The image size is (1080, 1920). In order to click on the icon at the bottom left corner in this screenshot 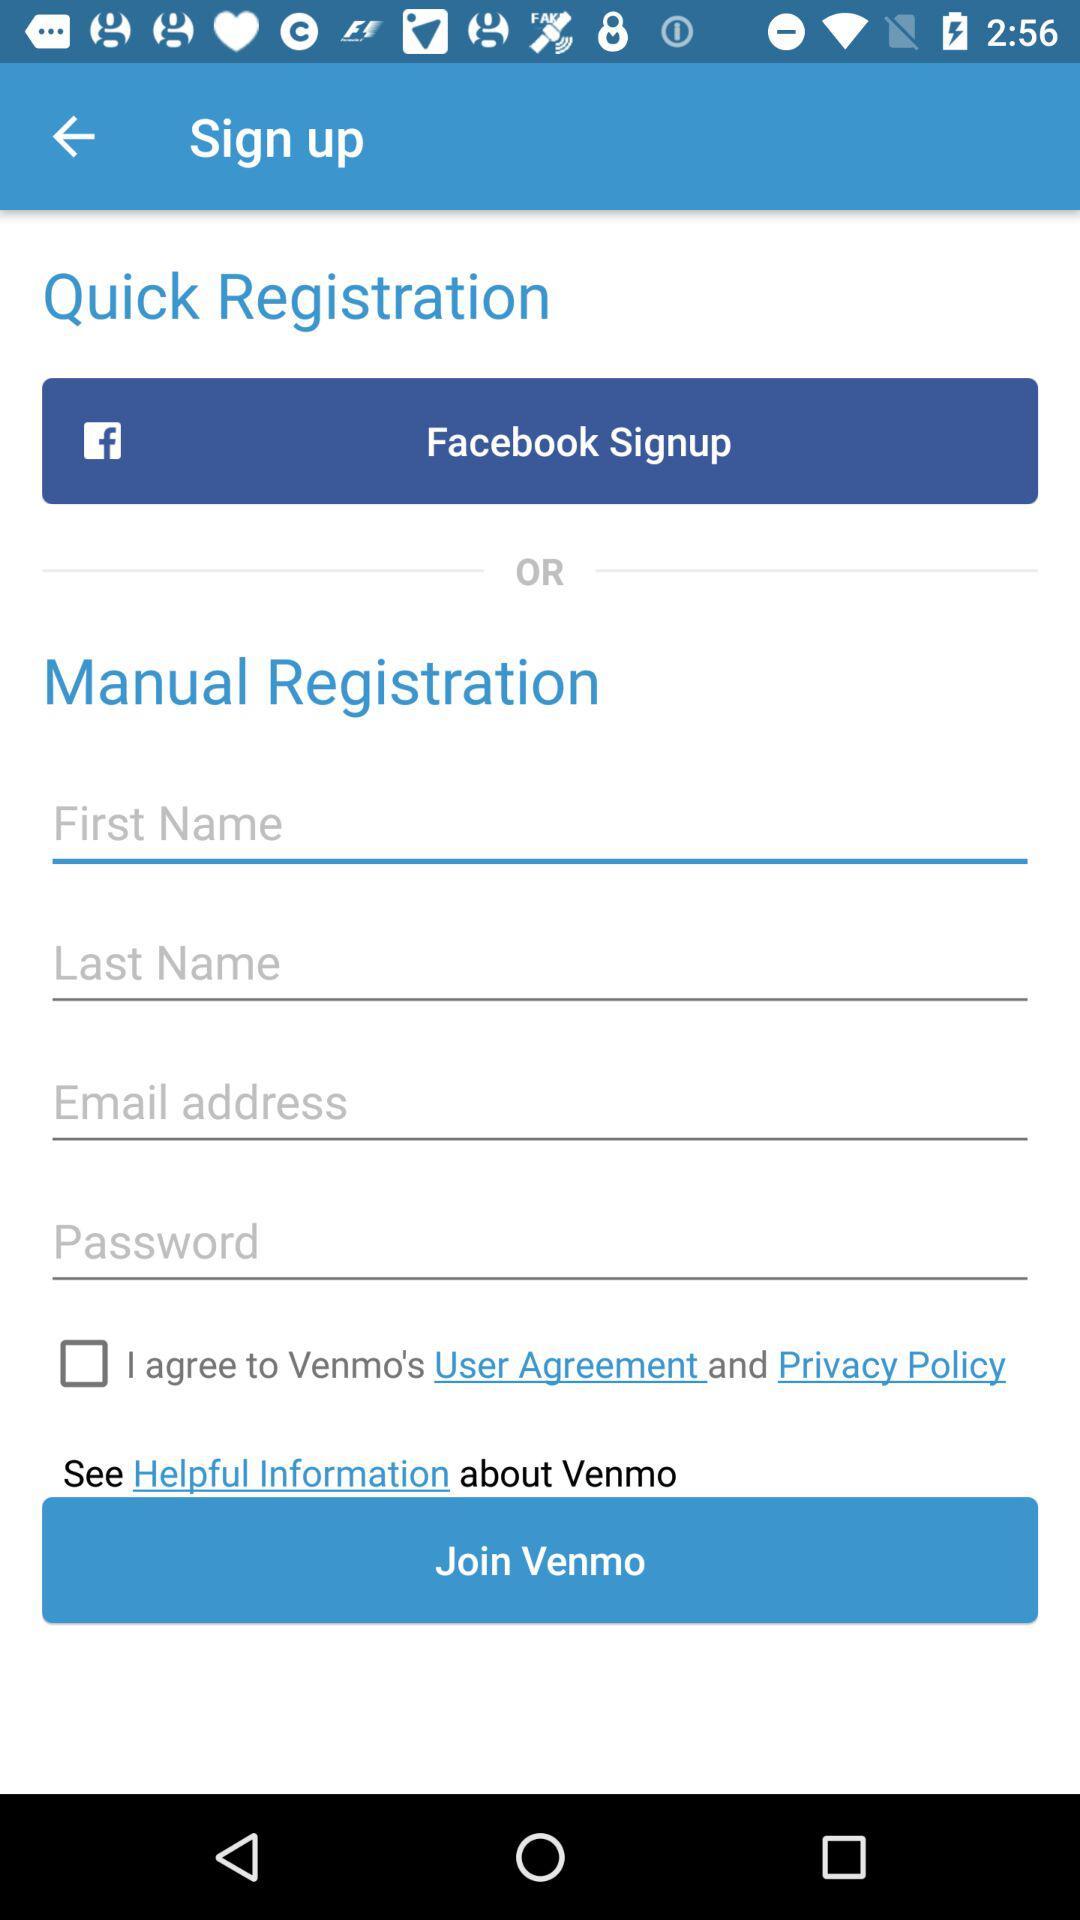, I will do `click(83, 1362)`.